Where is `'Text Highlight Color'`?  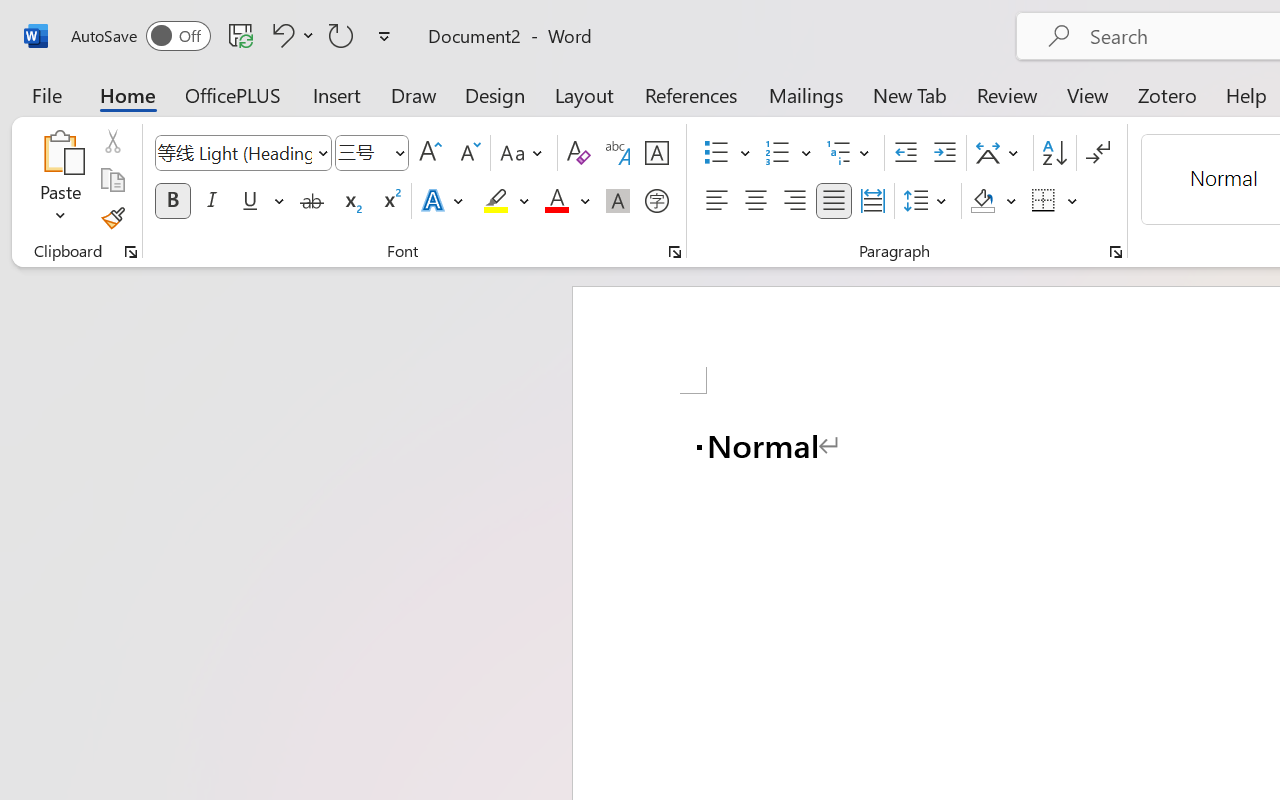 'Text Highlight Color' is located at coordinates (506, 201).